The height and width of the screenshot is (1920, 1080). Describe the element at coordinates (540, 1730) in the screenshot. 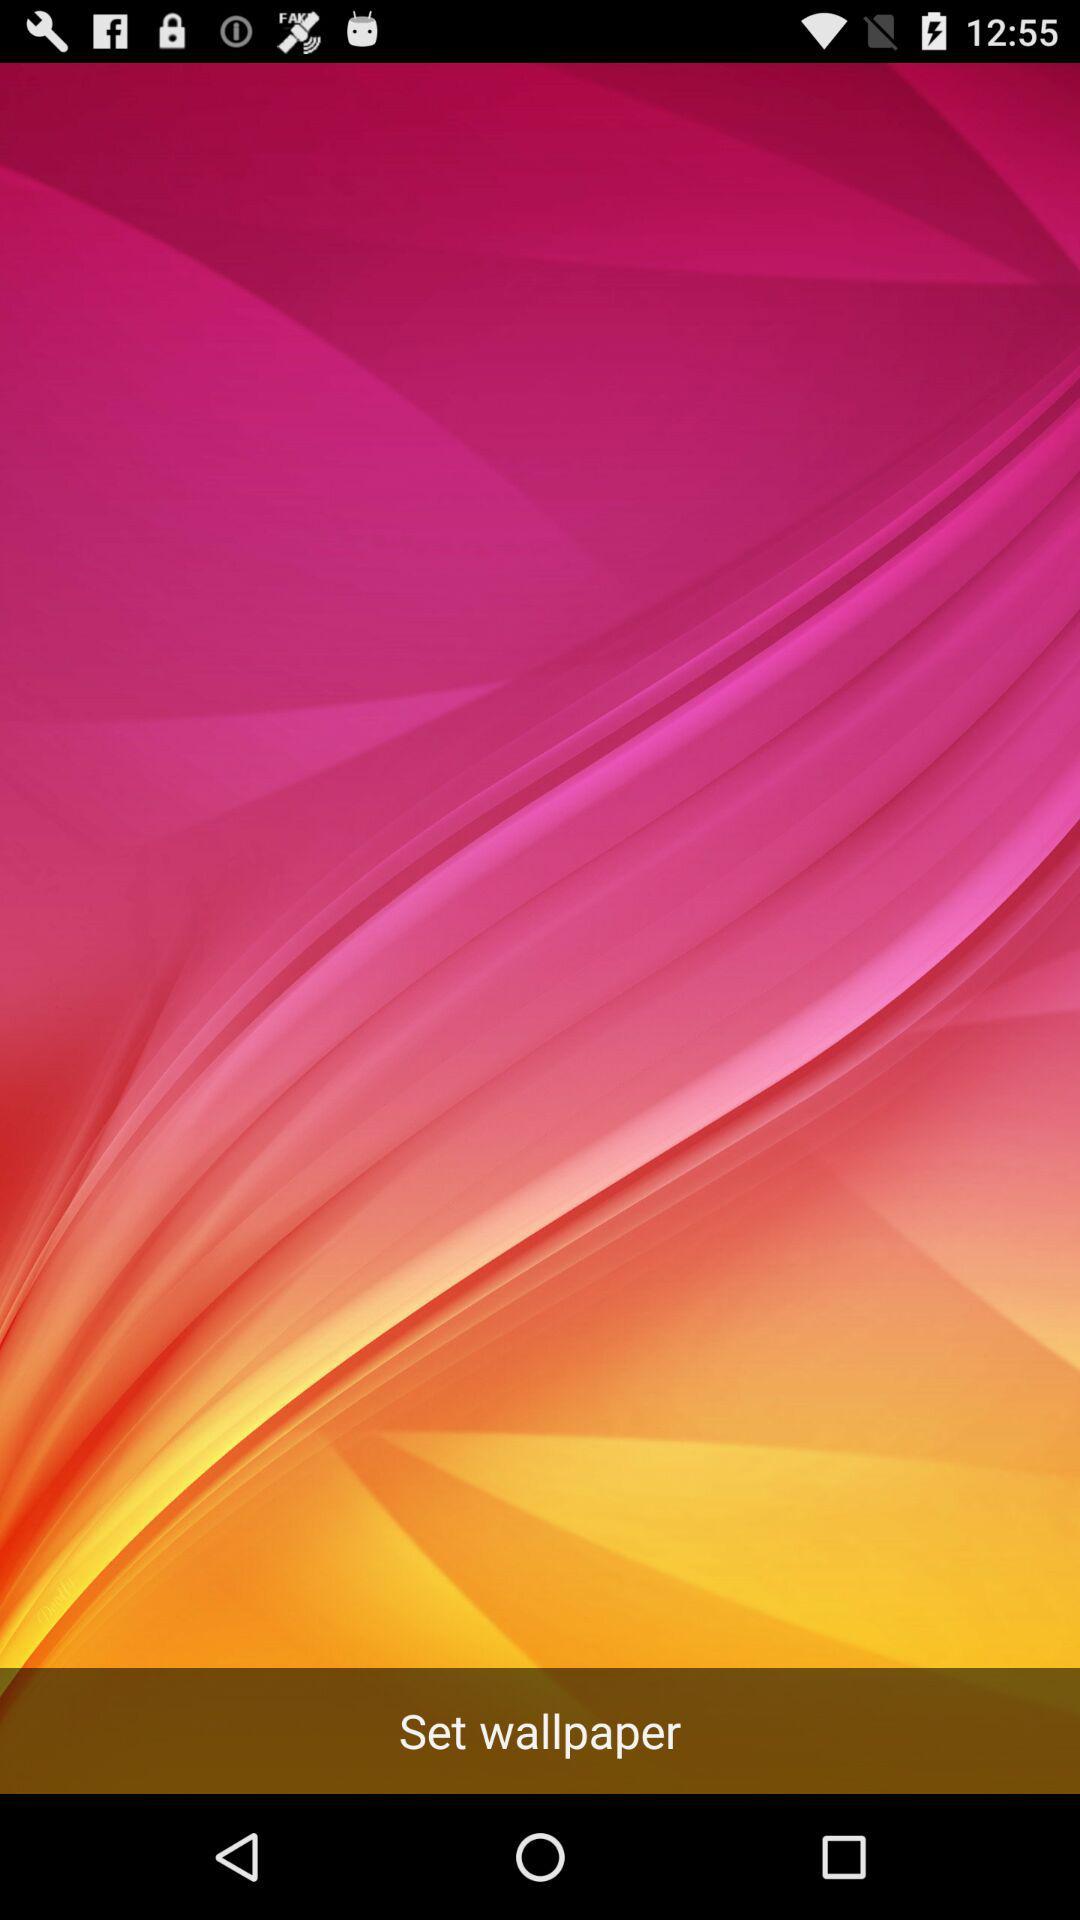

I see `set wallpaper button` at that location.